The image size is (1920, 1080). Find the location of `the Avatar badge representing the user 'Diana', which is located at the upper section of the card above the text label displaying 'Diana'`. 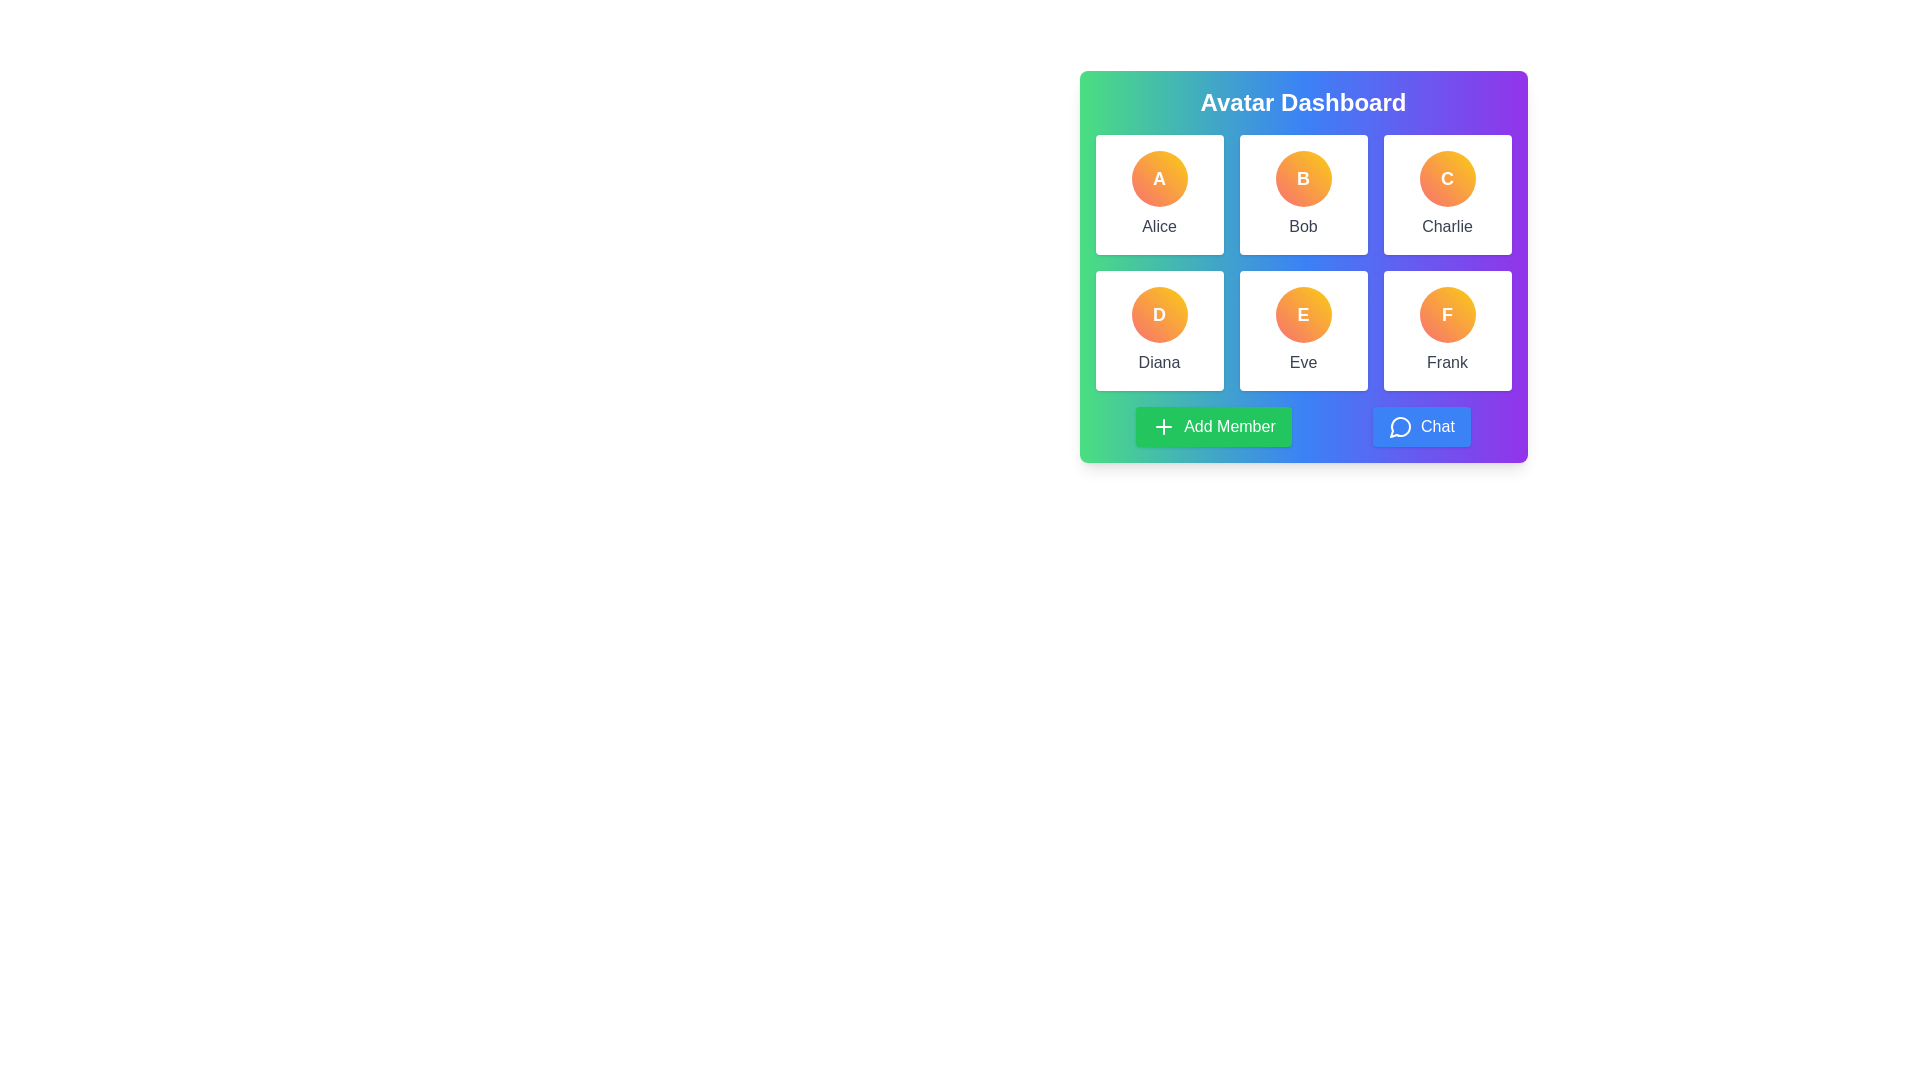

the Avatar badge representing the user 'Diana', which is located at the upper section of the card above the text label displaying 'Diana' is located at coordinates (1159, 315).